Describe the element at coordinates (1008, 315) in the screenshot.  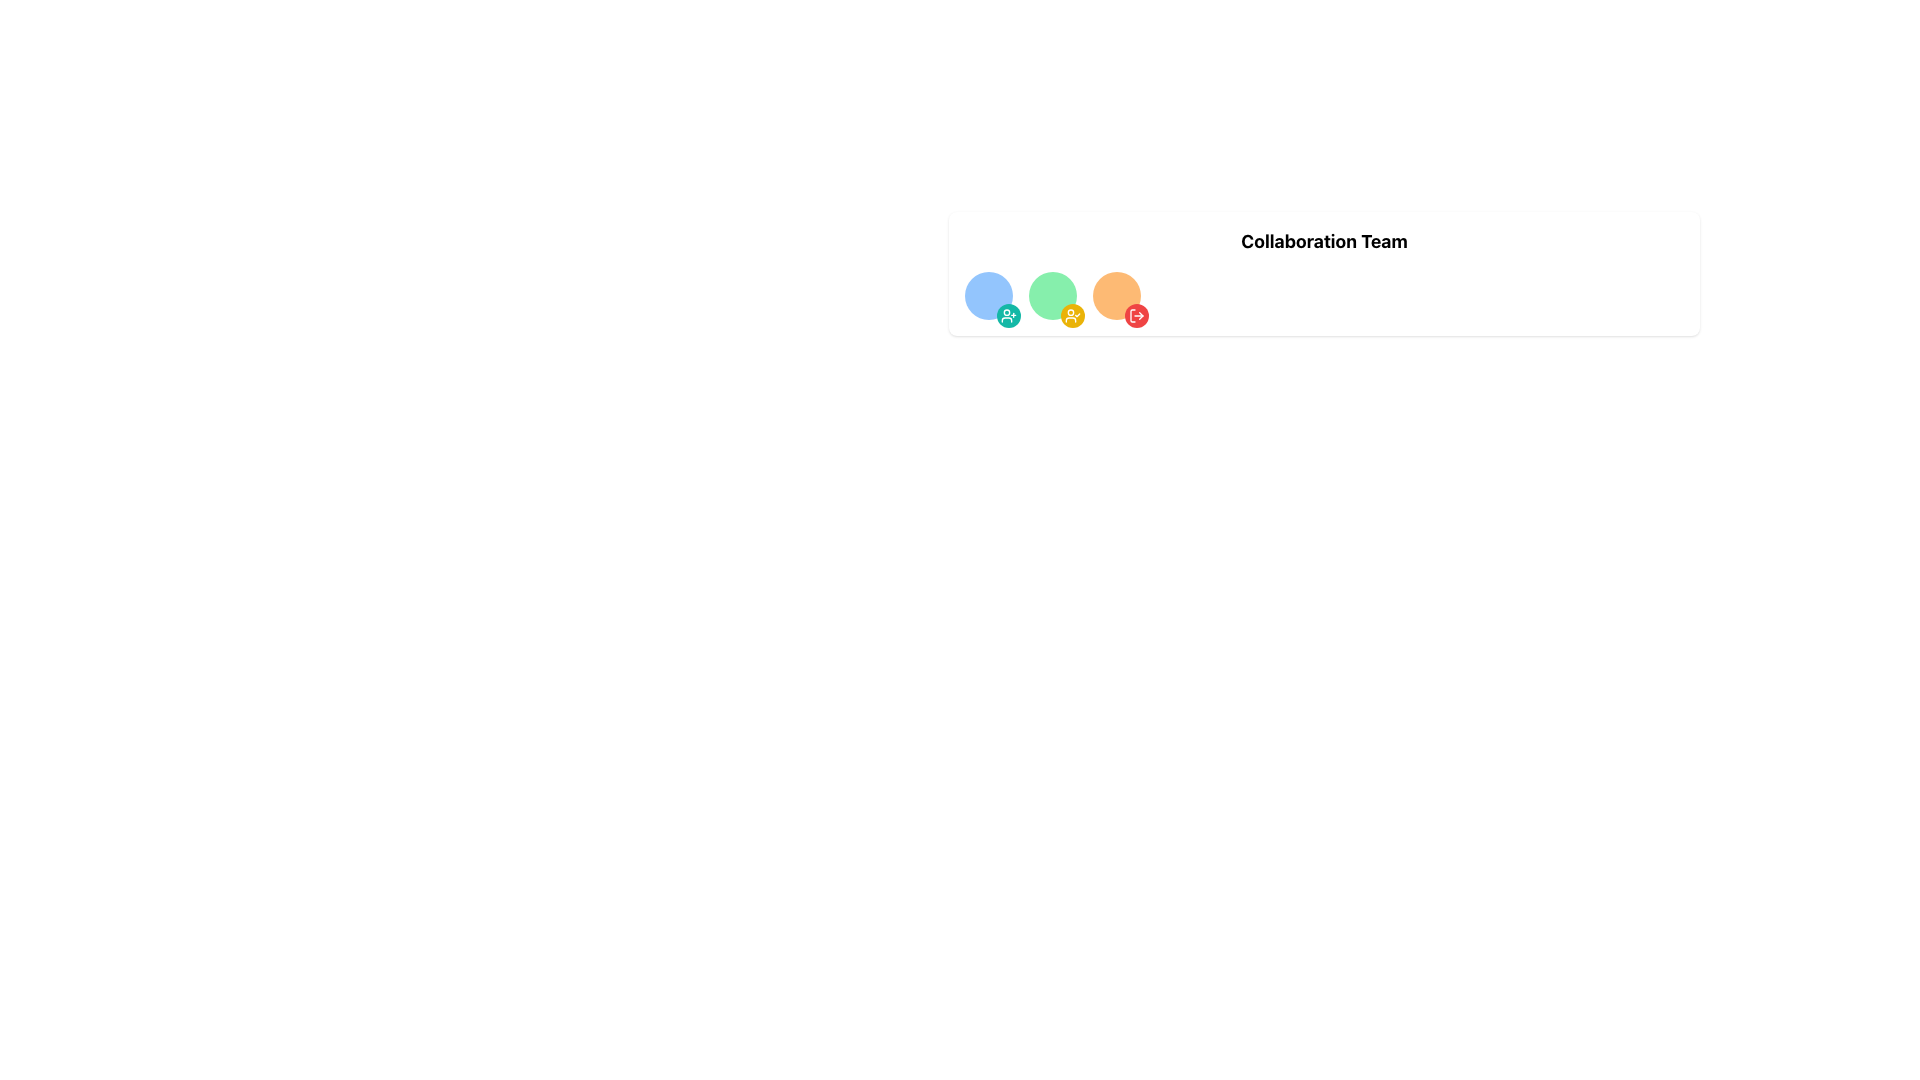
I see `the user icon with a white outline and '+' sign on a teal circular background, positioned as the third icon from the left in a horizontal sequence of four icons, for accessibility purposes` at that location.